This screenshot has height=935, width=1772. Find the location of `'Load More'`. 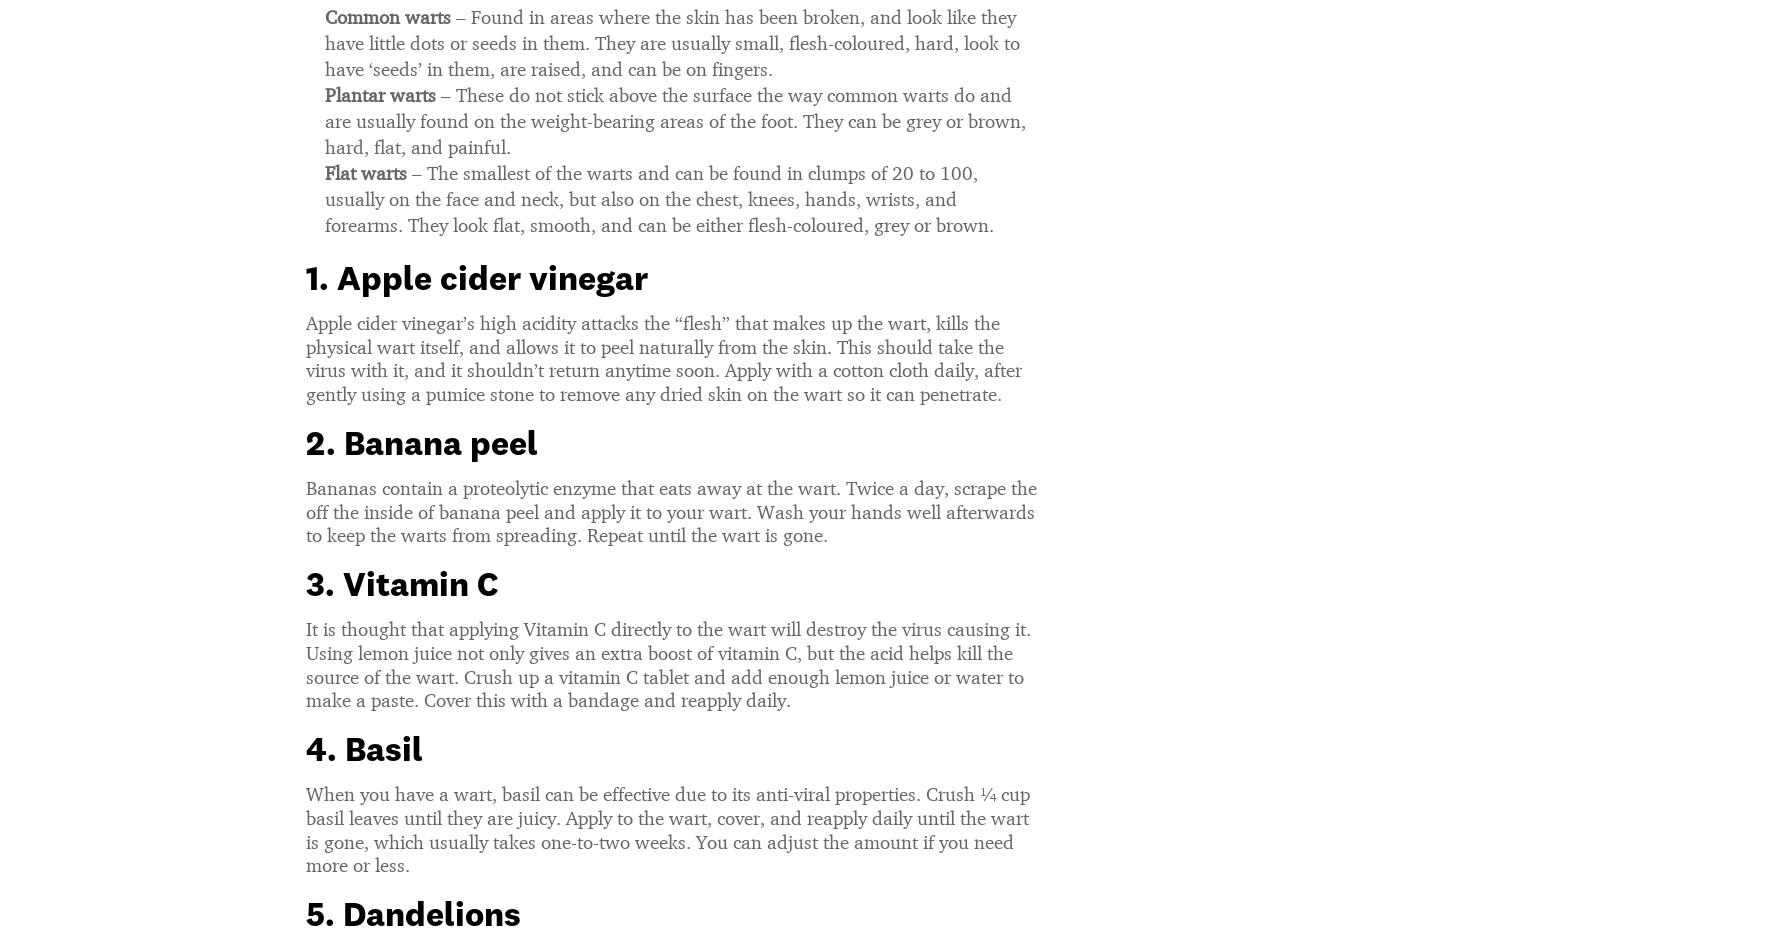

'Load More' is located at coordinates (885, 651).